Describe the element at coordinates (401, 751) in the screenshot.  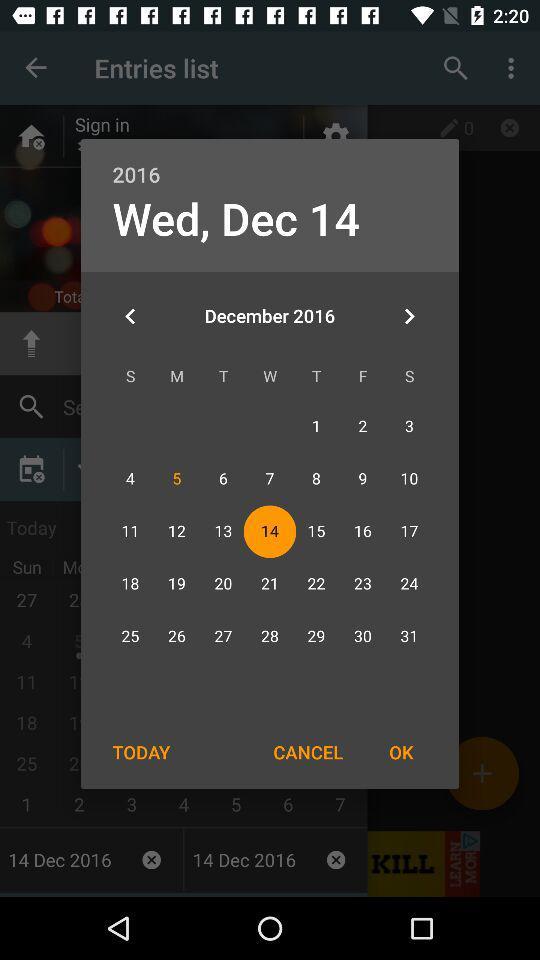
I see `the ok at the bottom right corner` at that location.